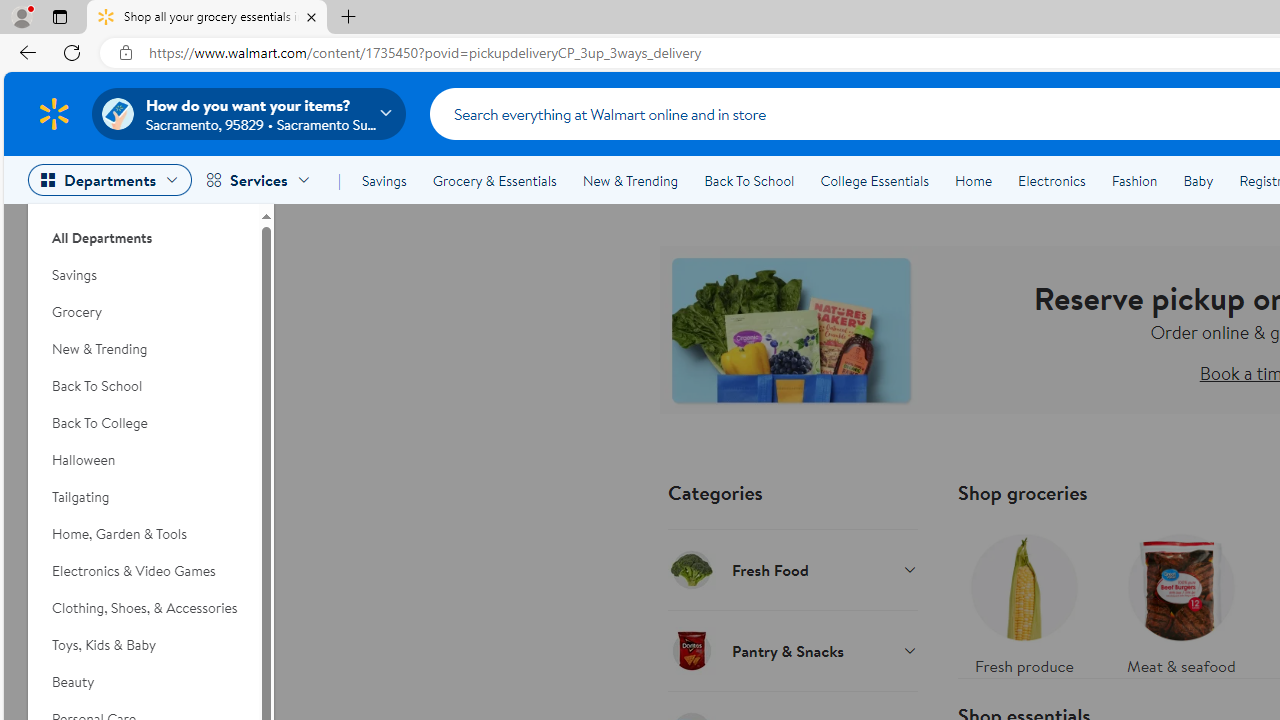  I want to click on 'Home, Garden & Tools', so click(142, 533).